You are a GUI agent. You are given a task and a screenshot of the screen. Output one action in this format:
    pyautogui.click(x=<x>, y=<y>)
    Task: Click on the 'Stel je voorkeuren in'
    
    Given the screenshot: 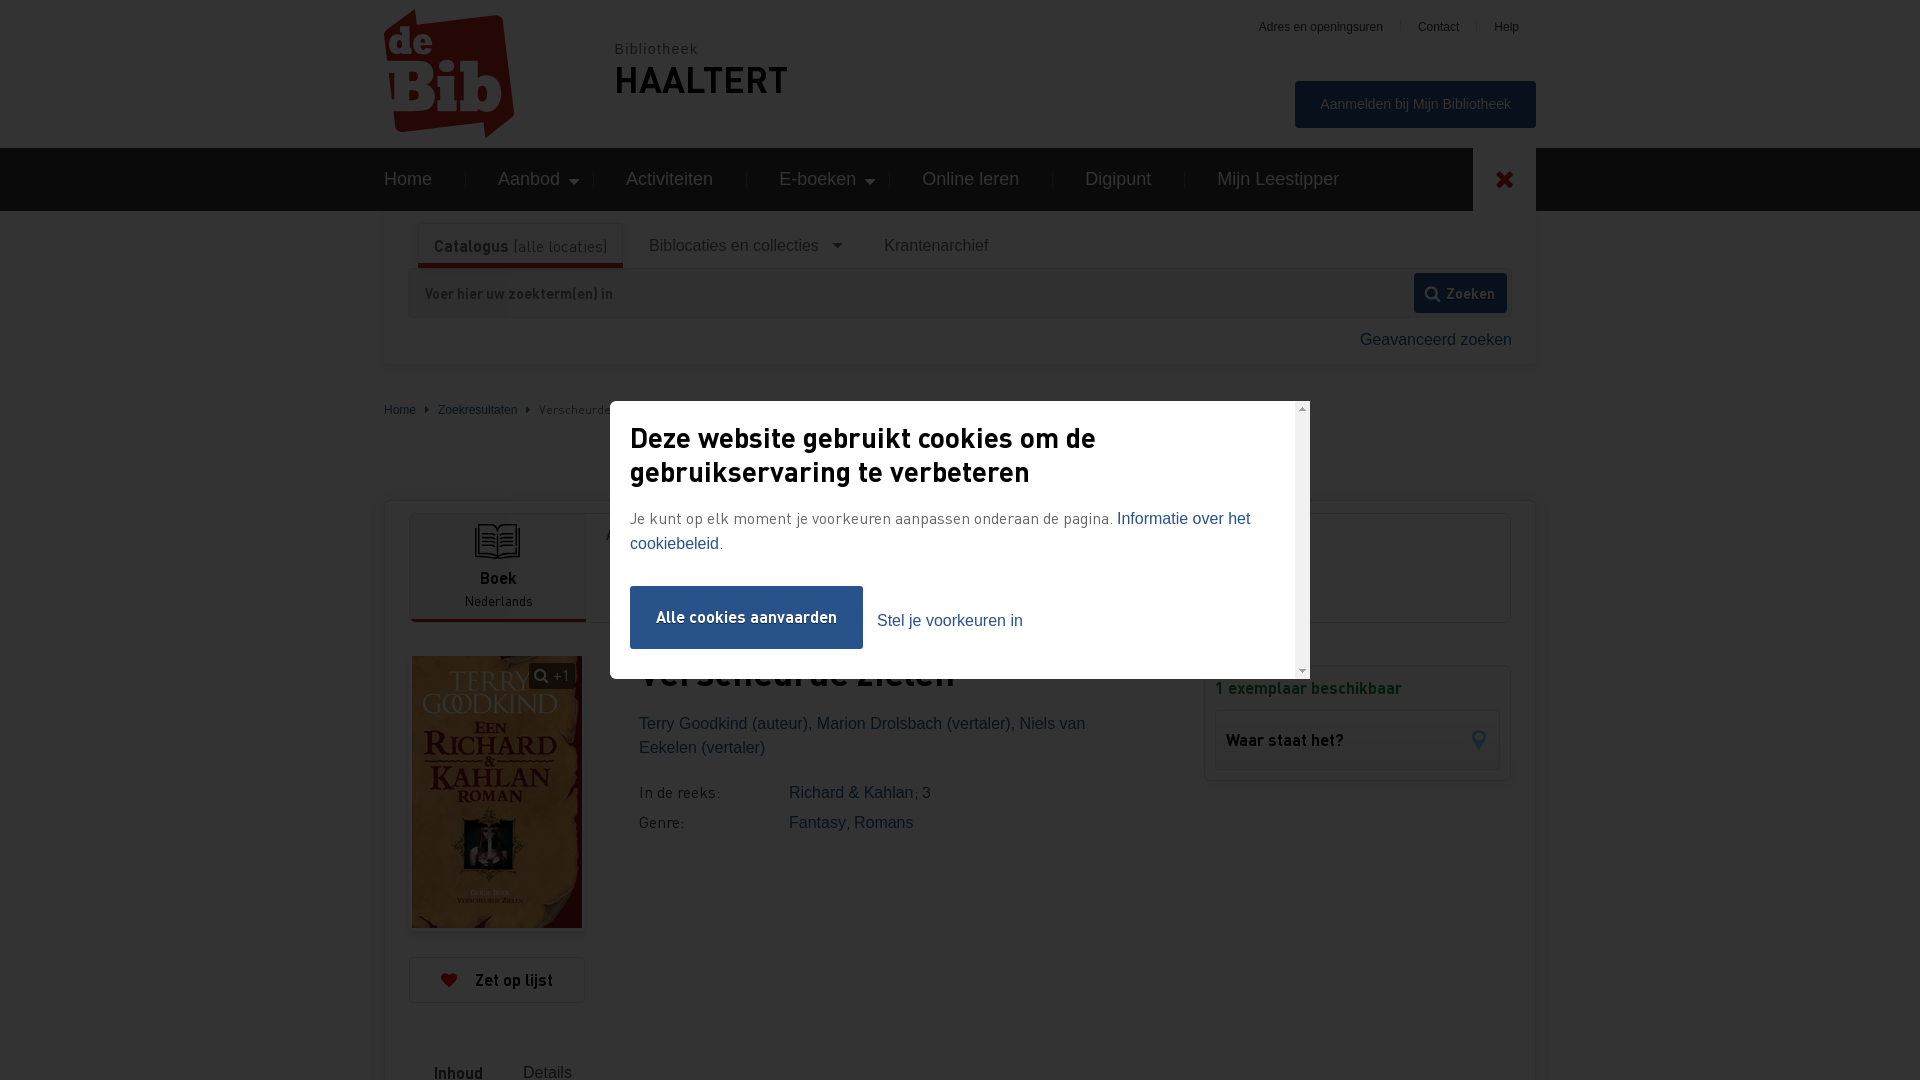 What is the action you would take?
    pyautogui.click(x=949, y=620)
    